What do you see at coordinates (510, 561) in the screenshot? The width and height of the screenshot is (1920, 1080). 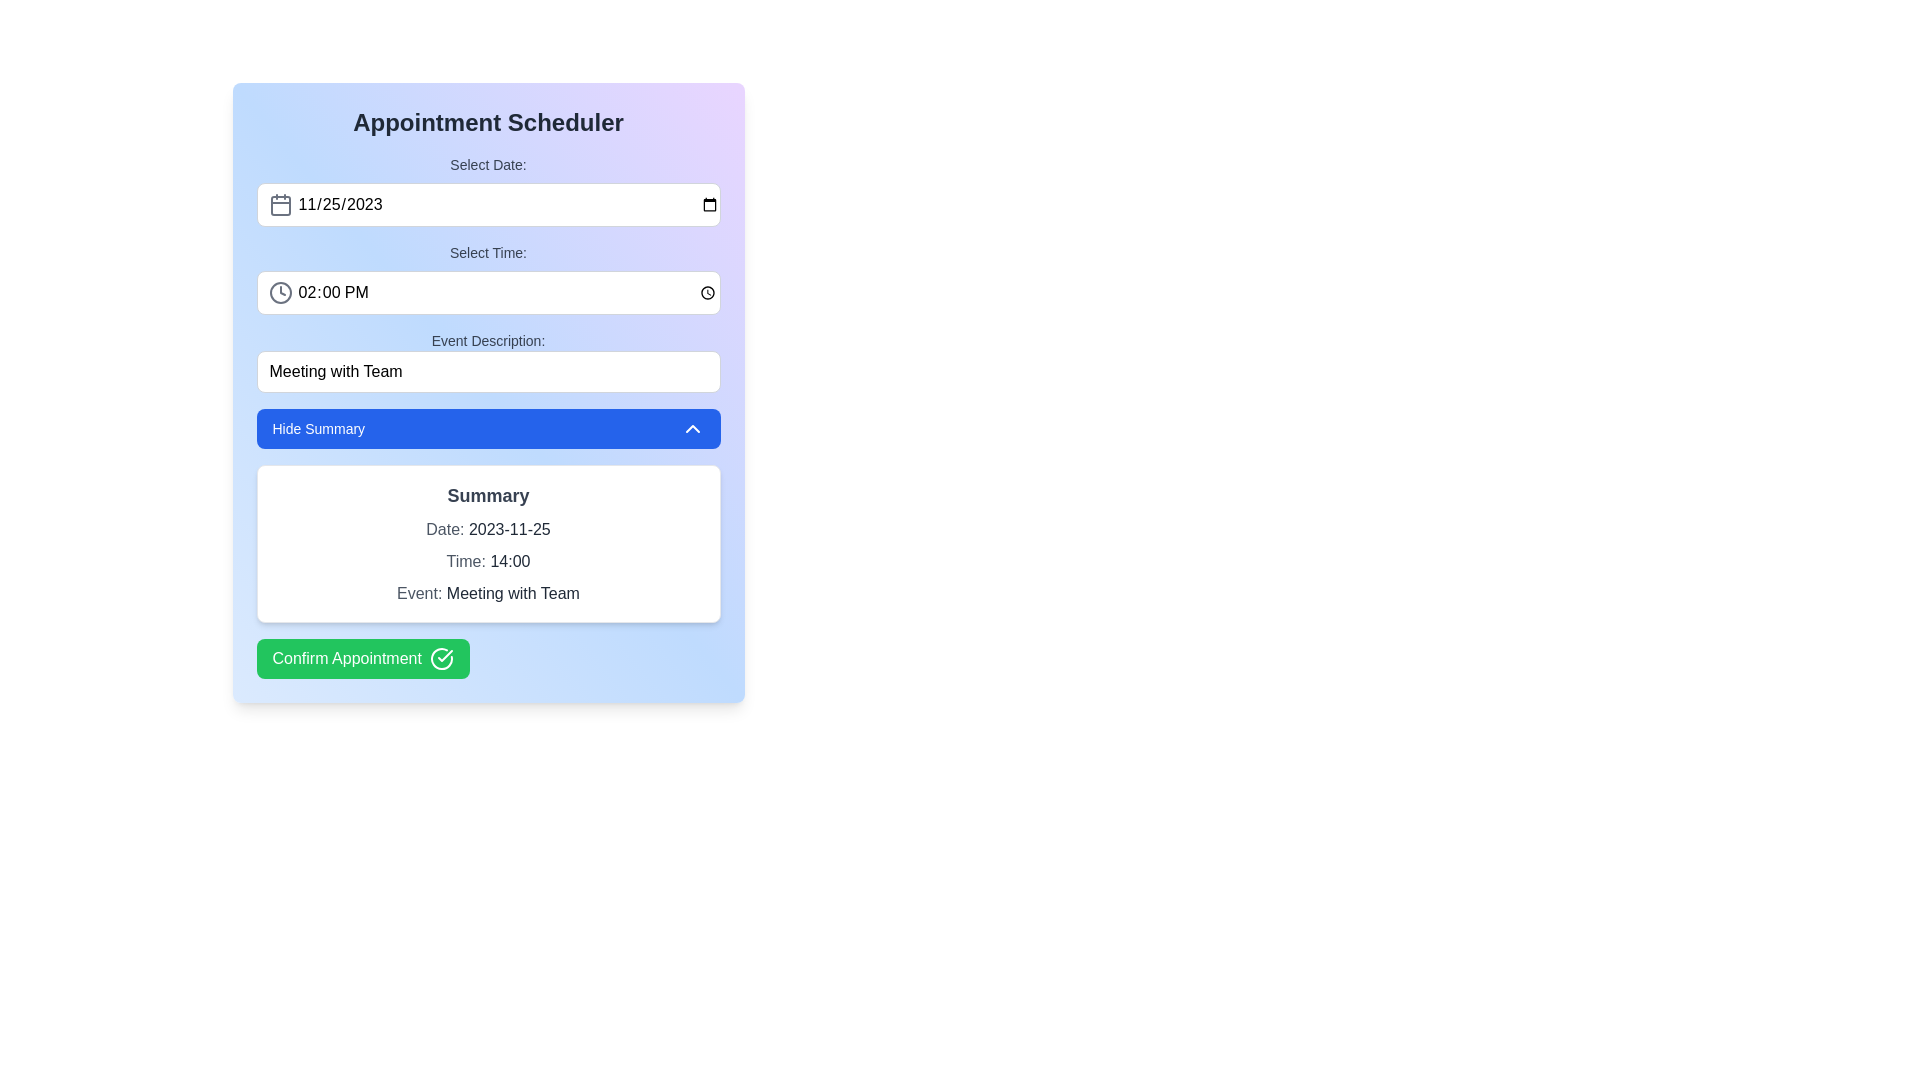 I see `displayed time in the summary box under the label 'Time', which is located between the labels 'Date' and 'Event'` at bounding box center [510, 561].